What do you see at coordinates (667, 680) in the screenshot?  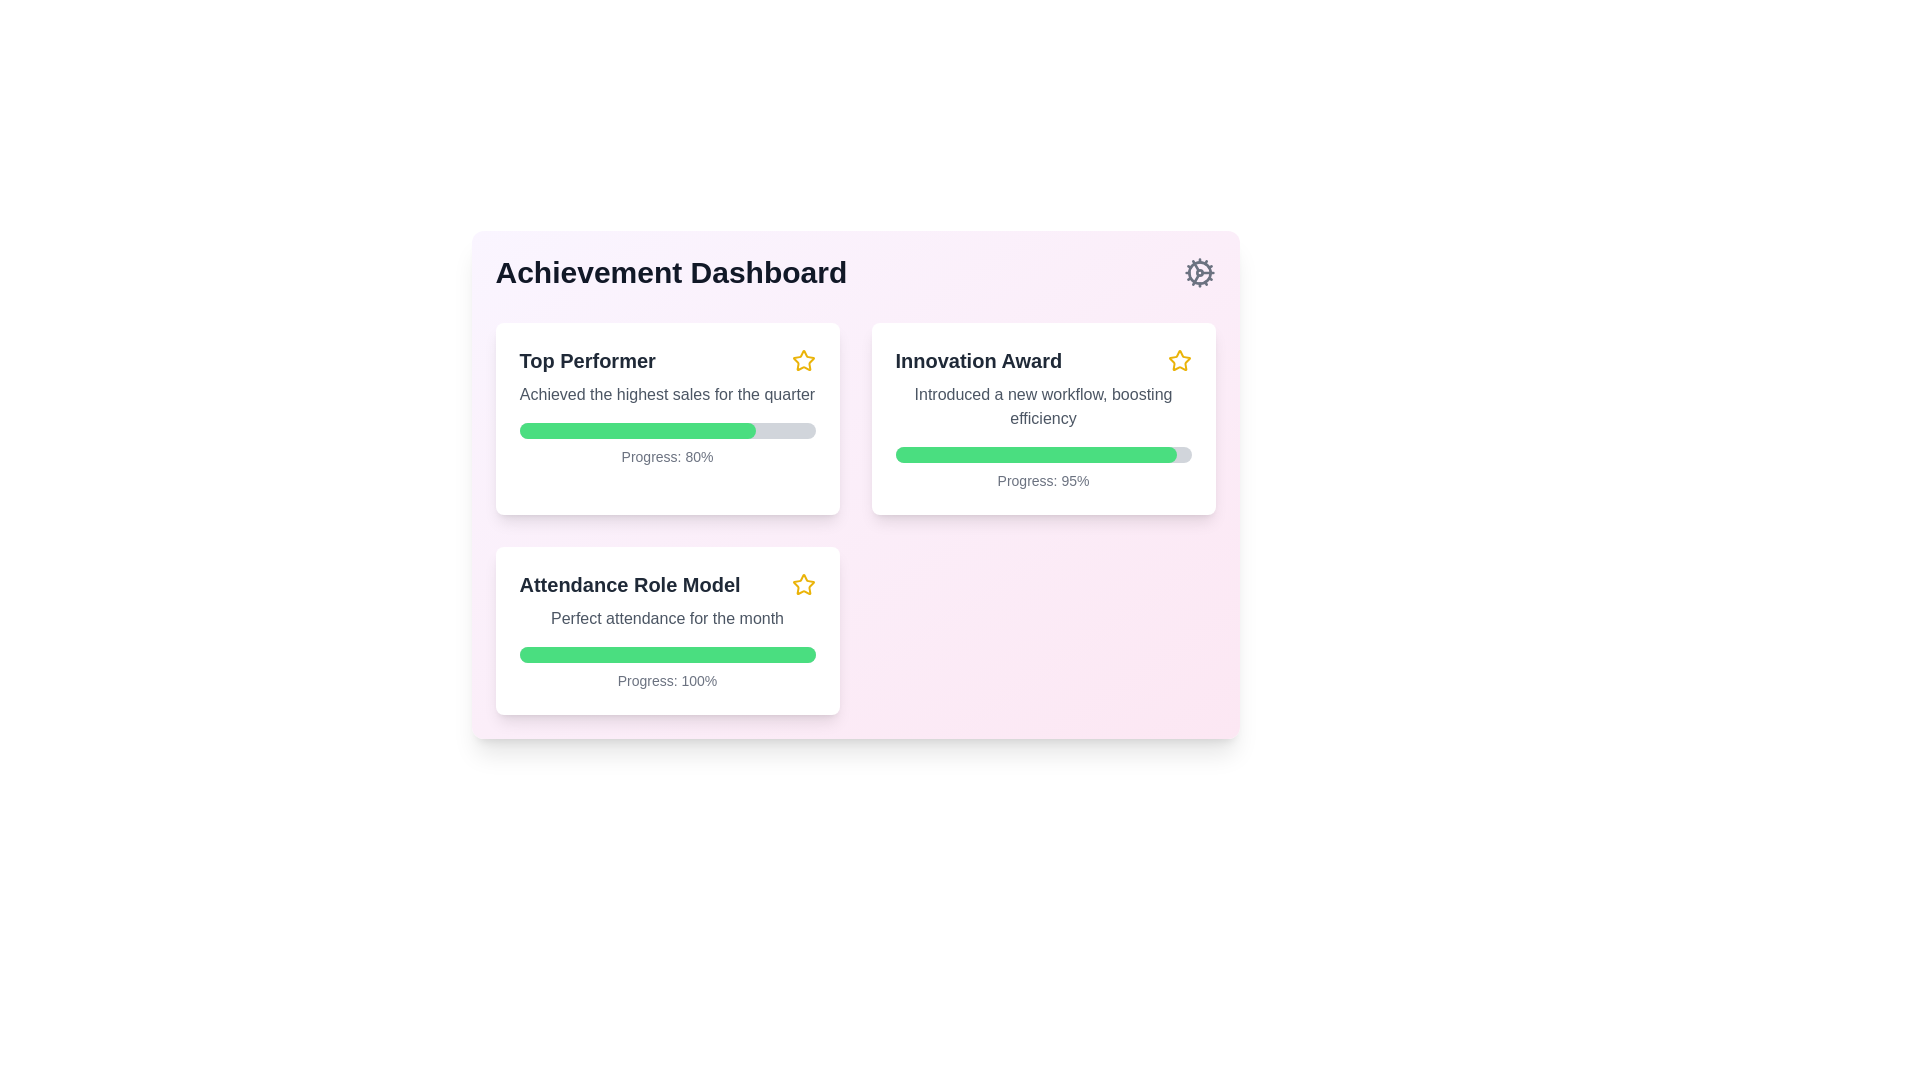 I see `the text displaying the completion status of the progress metric, which indicates it is at 100%, located below the green progress bar in the 'Attendance Role Model' card` at bounding box center [667, 680].